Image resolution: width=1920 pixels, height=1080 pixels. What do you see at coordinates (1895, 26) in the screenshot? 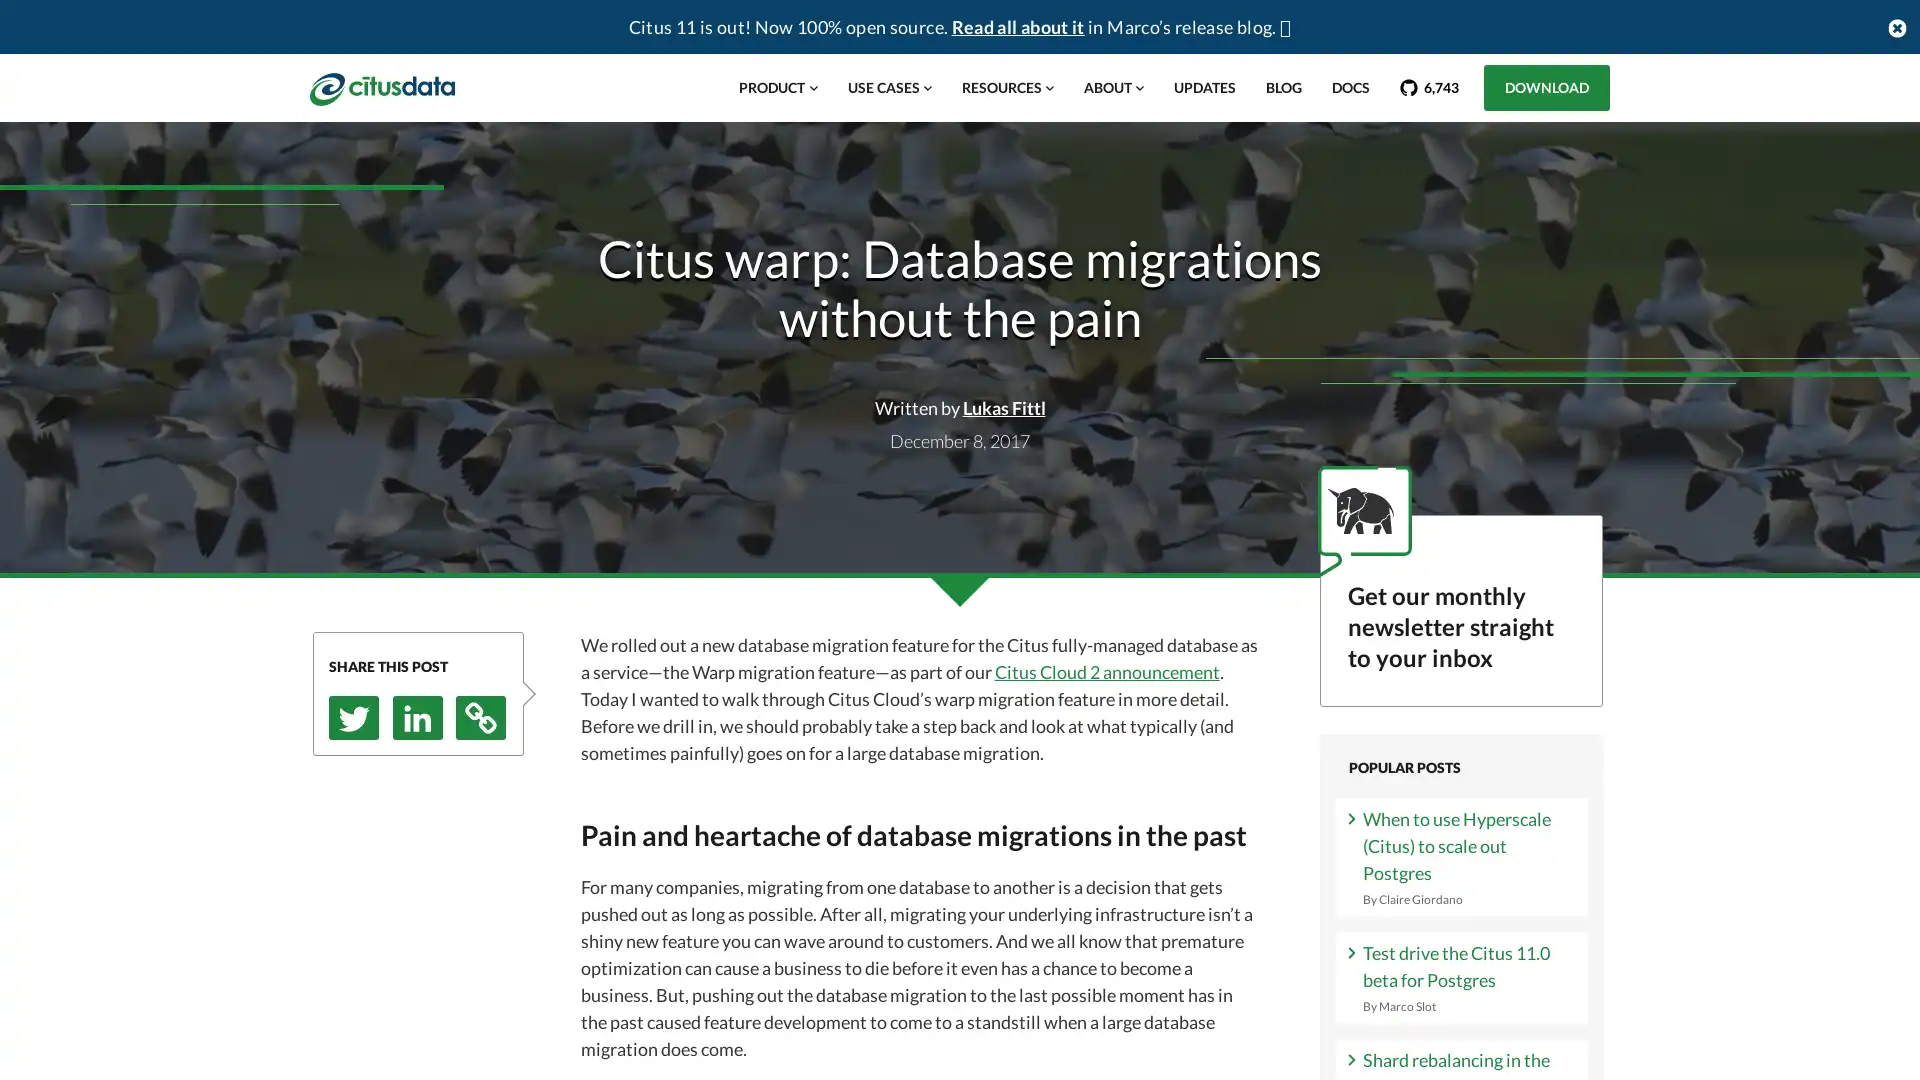
I see `Close notification bar button` at bounding box center [1895, 26].